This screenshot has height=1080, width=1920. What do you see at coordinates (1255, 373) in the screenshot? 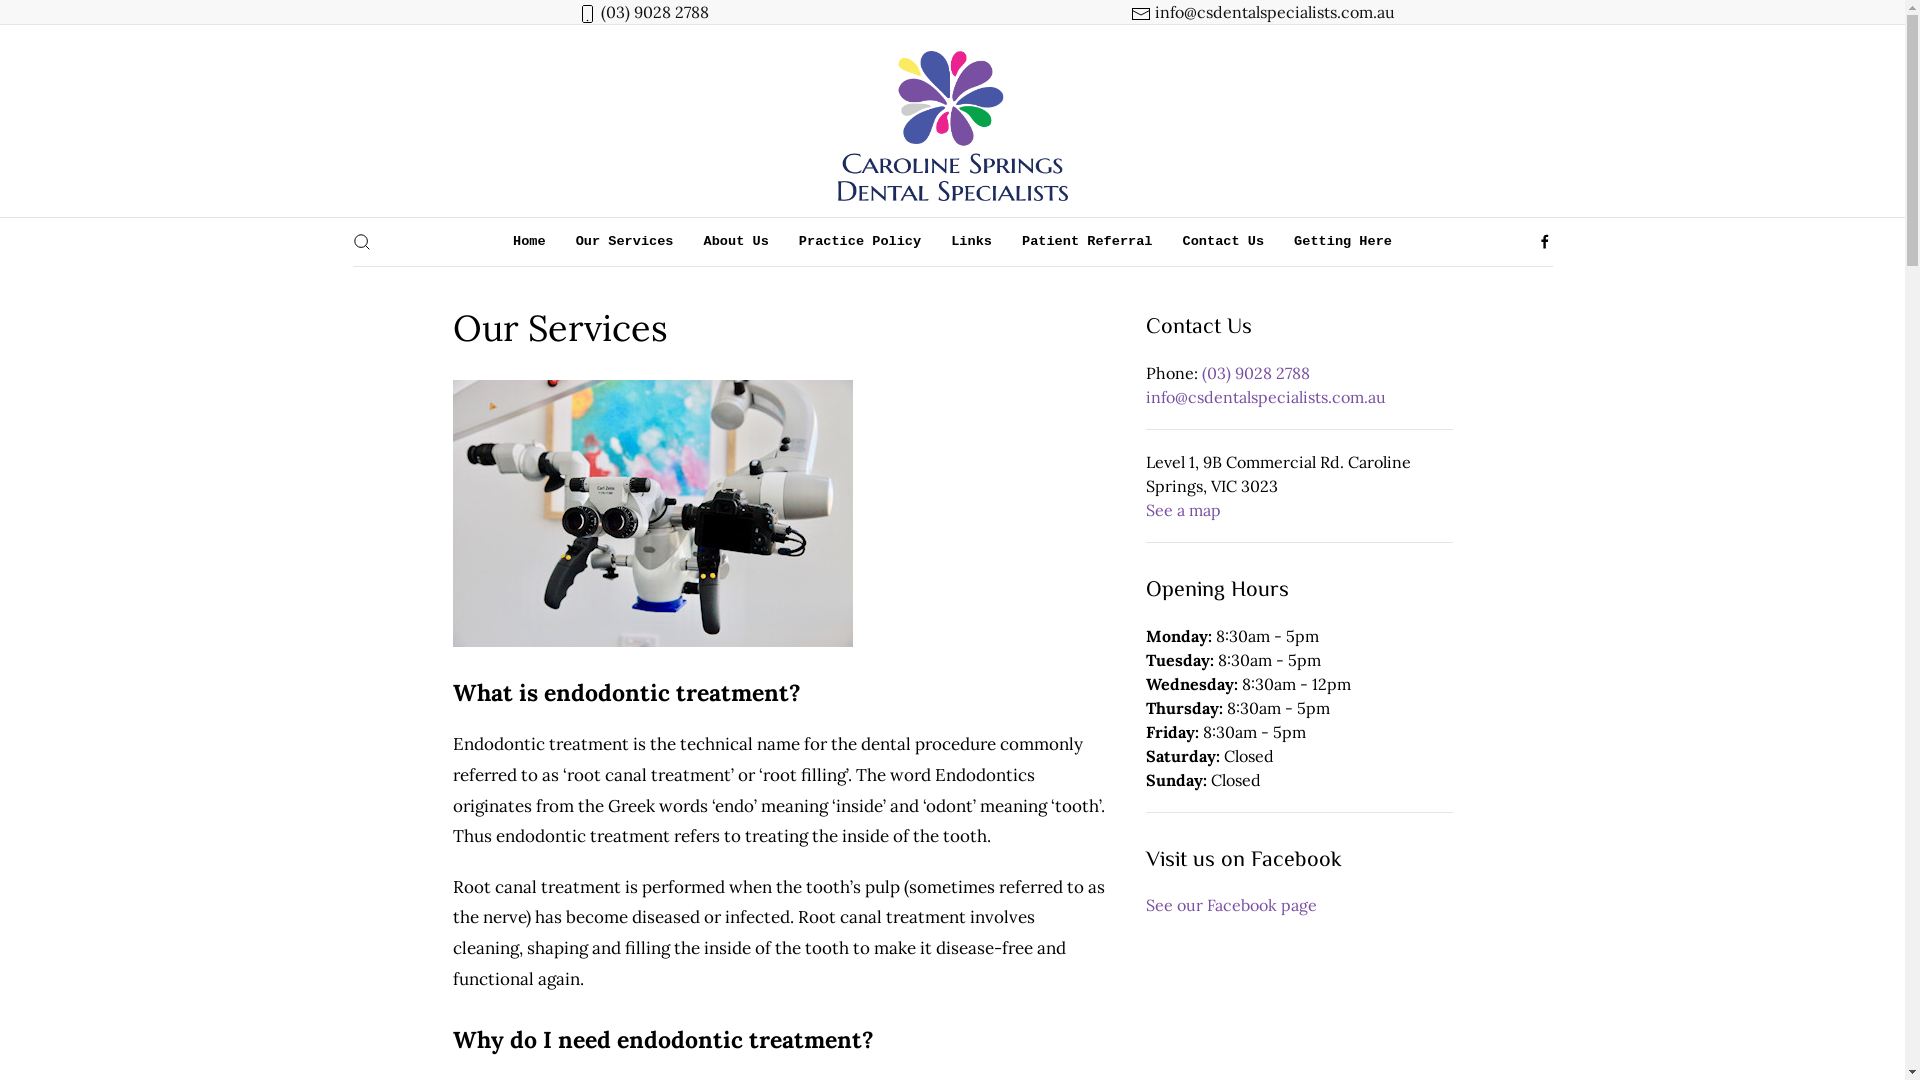
I see `'(03) 9028 2788'` at bounding box center [1255, 373].